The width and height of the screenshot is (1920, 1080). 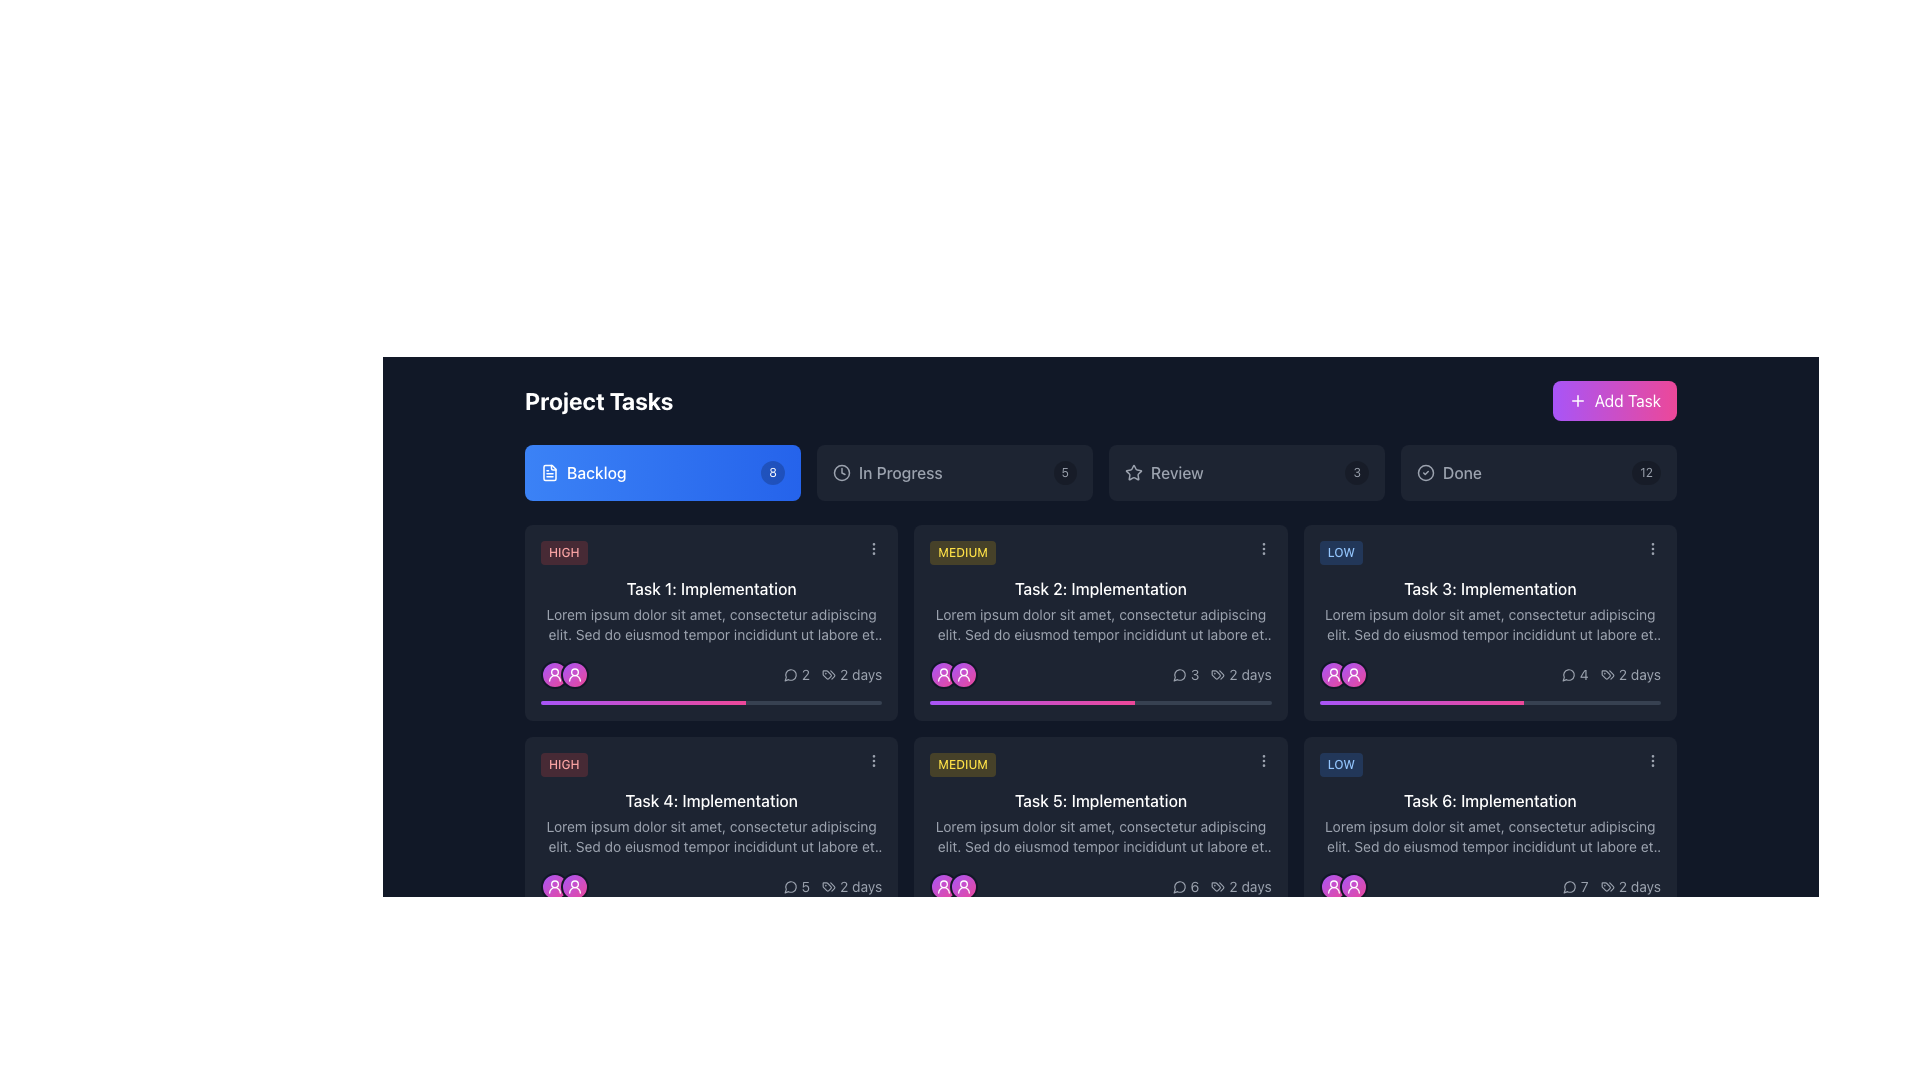 What do you see at coordinates (1333, 675) in the screenshot?
I see `the Profile icon badge located below the 'Task 3: Implementation' card in the 'Done' column` at bounding box center [1333, 675].